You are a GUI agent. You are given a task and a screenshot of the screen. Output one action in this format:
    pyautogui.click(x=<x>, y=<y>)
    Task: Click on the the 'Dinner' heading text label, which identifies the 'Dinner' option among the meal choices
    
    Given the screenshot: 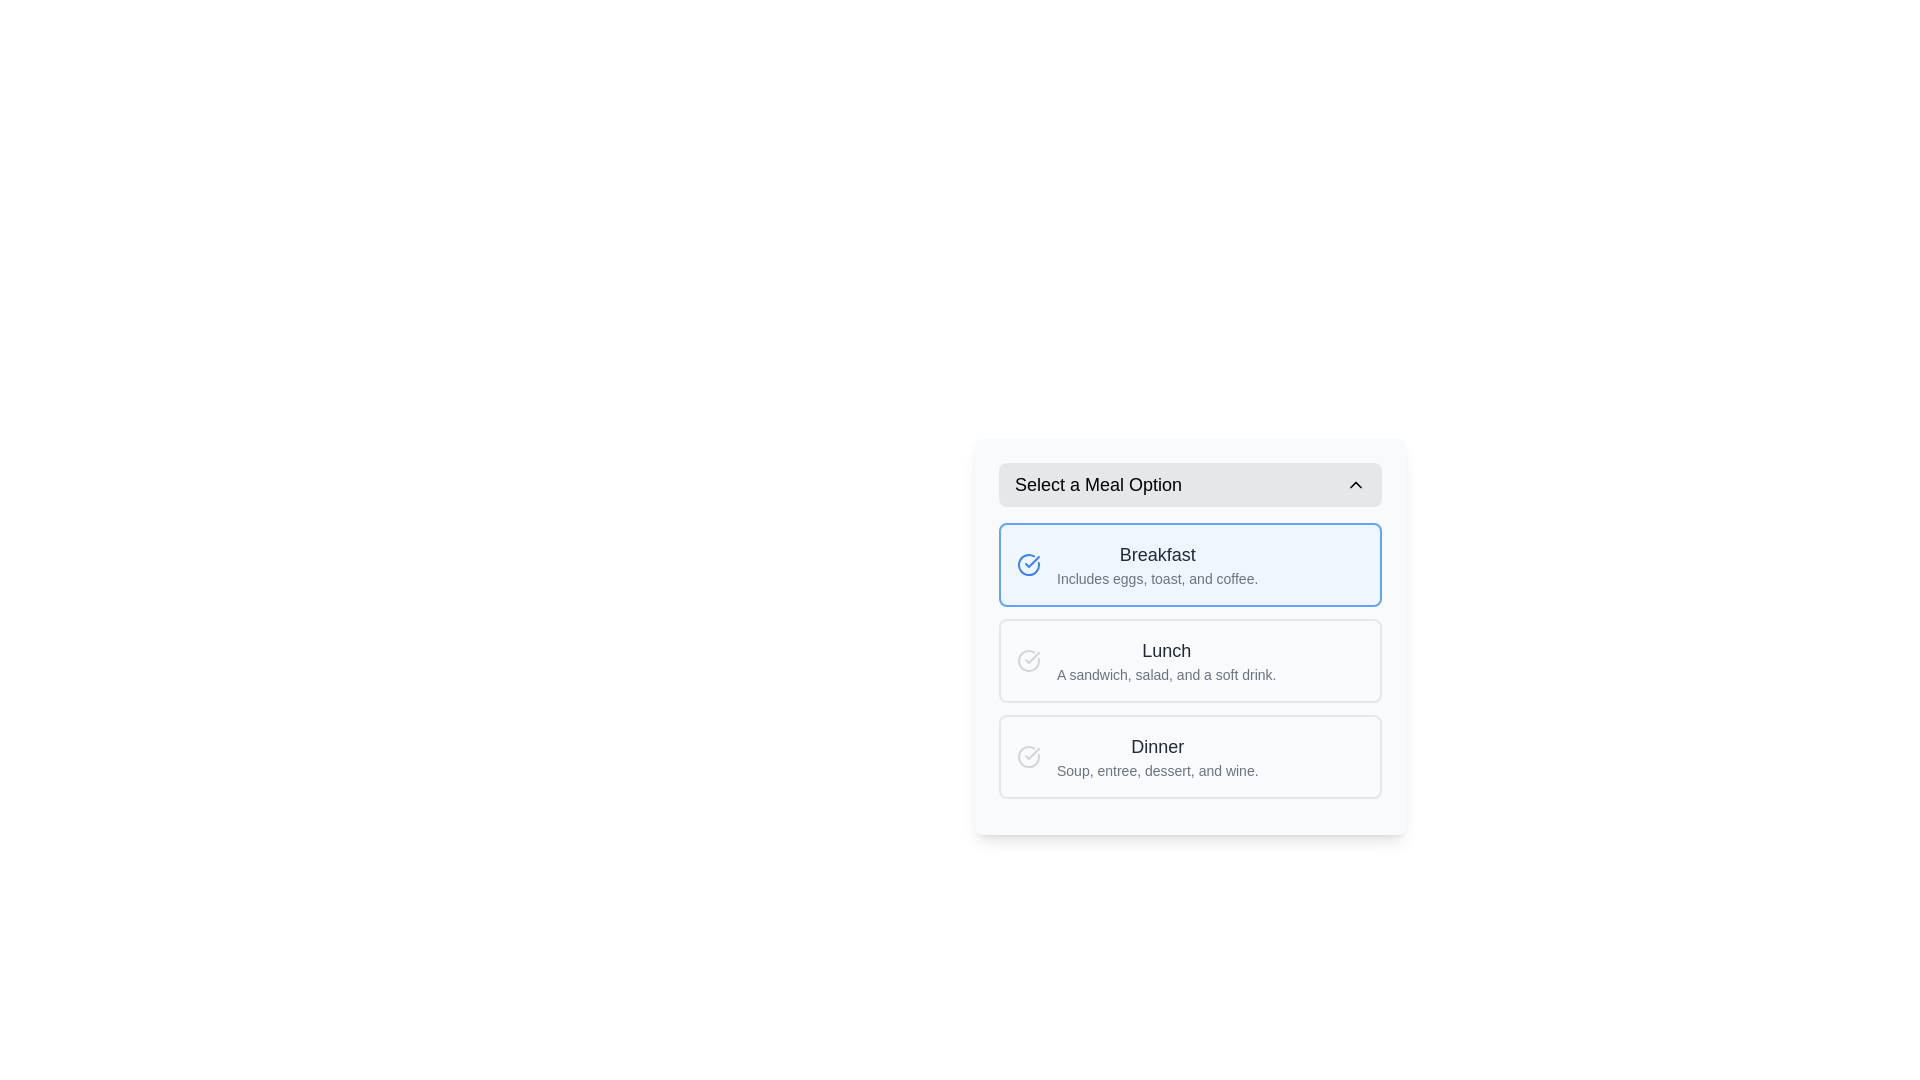 What is the action you would take?
    pyautogui.click(x=1157, y=747)
    